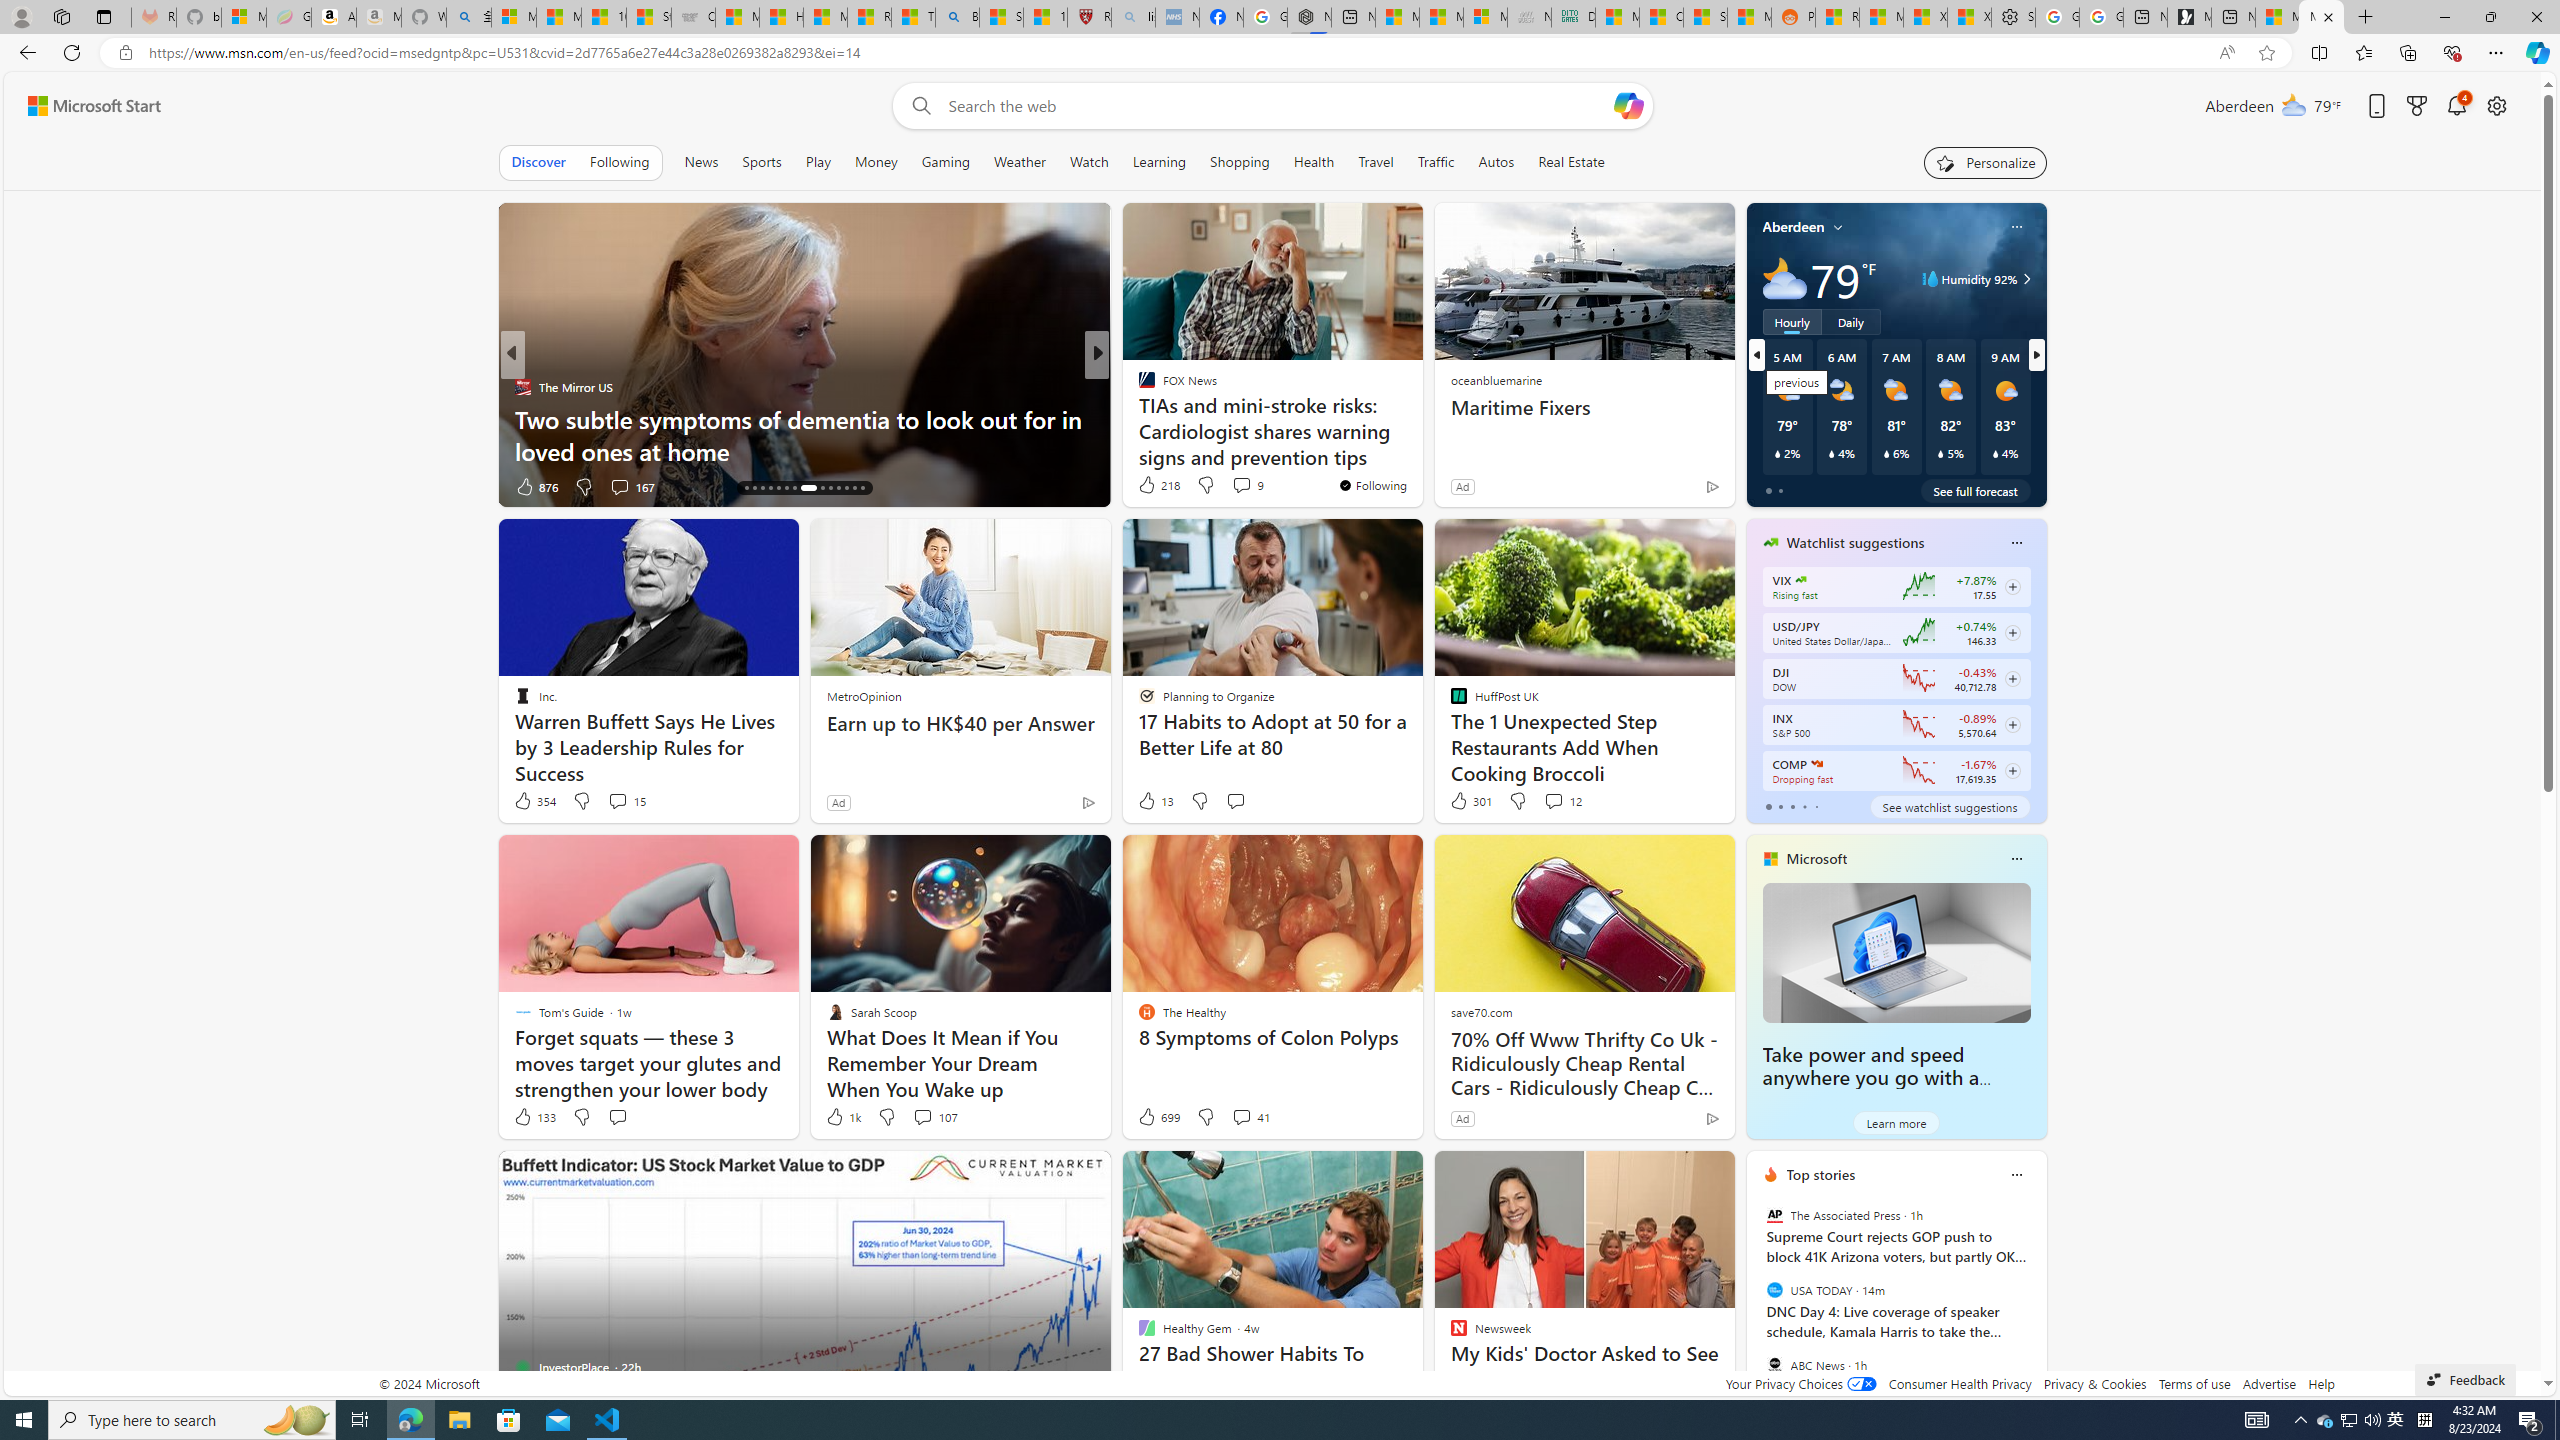 The image size is (2560, 1440). Describe the element at coordinates (807, 487) in the screenshot. I see `'AutomationID: tab-22'` at that location.